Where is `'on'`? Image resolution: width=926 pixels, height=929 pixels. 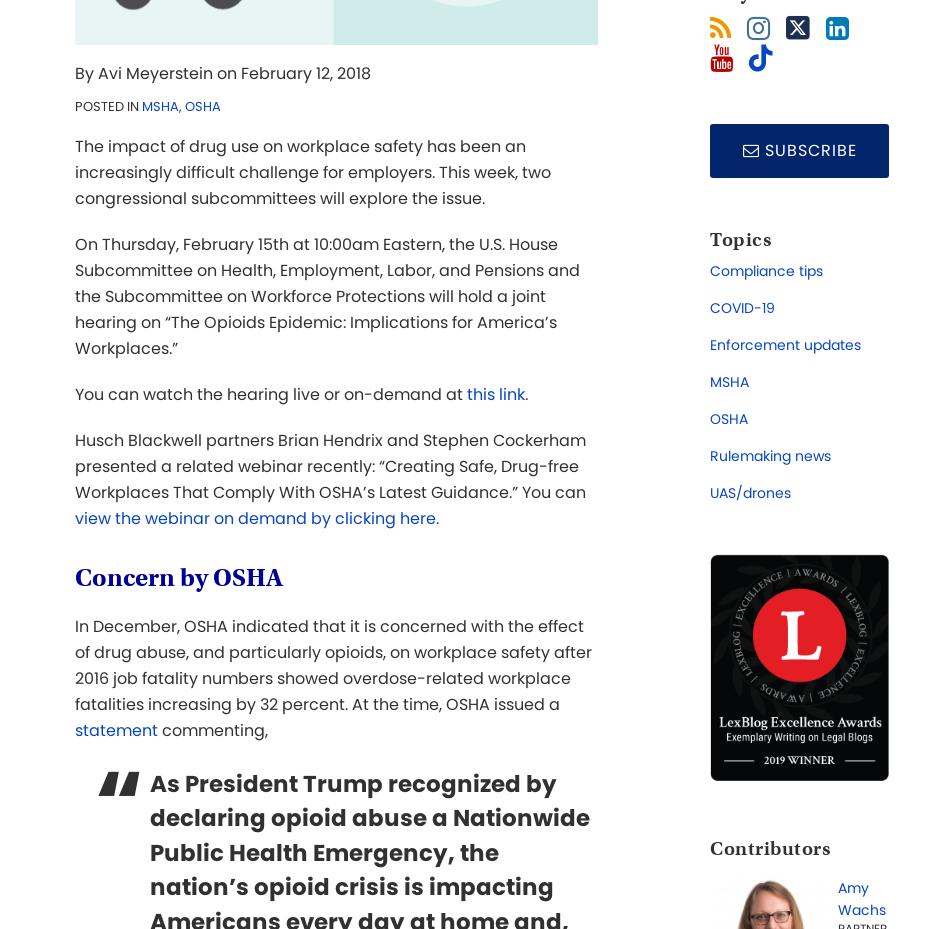
'on' is located at coordinates (225, 72).